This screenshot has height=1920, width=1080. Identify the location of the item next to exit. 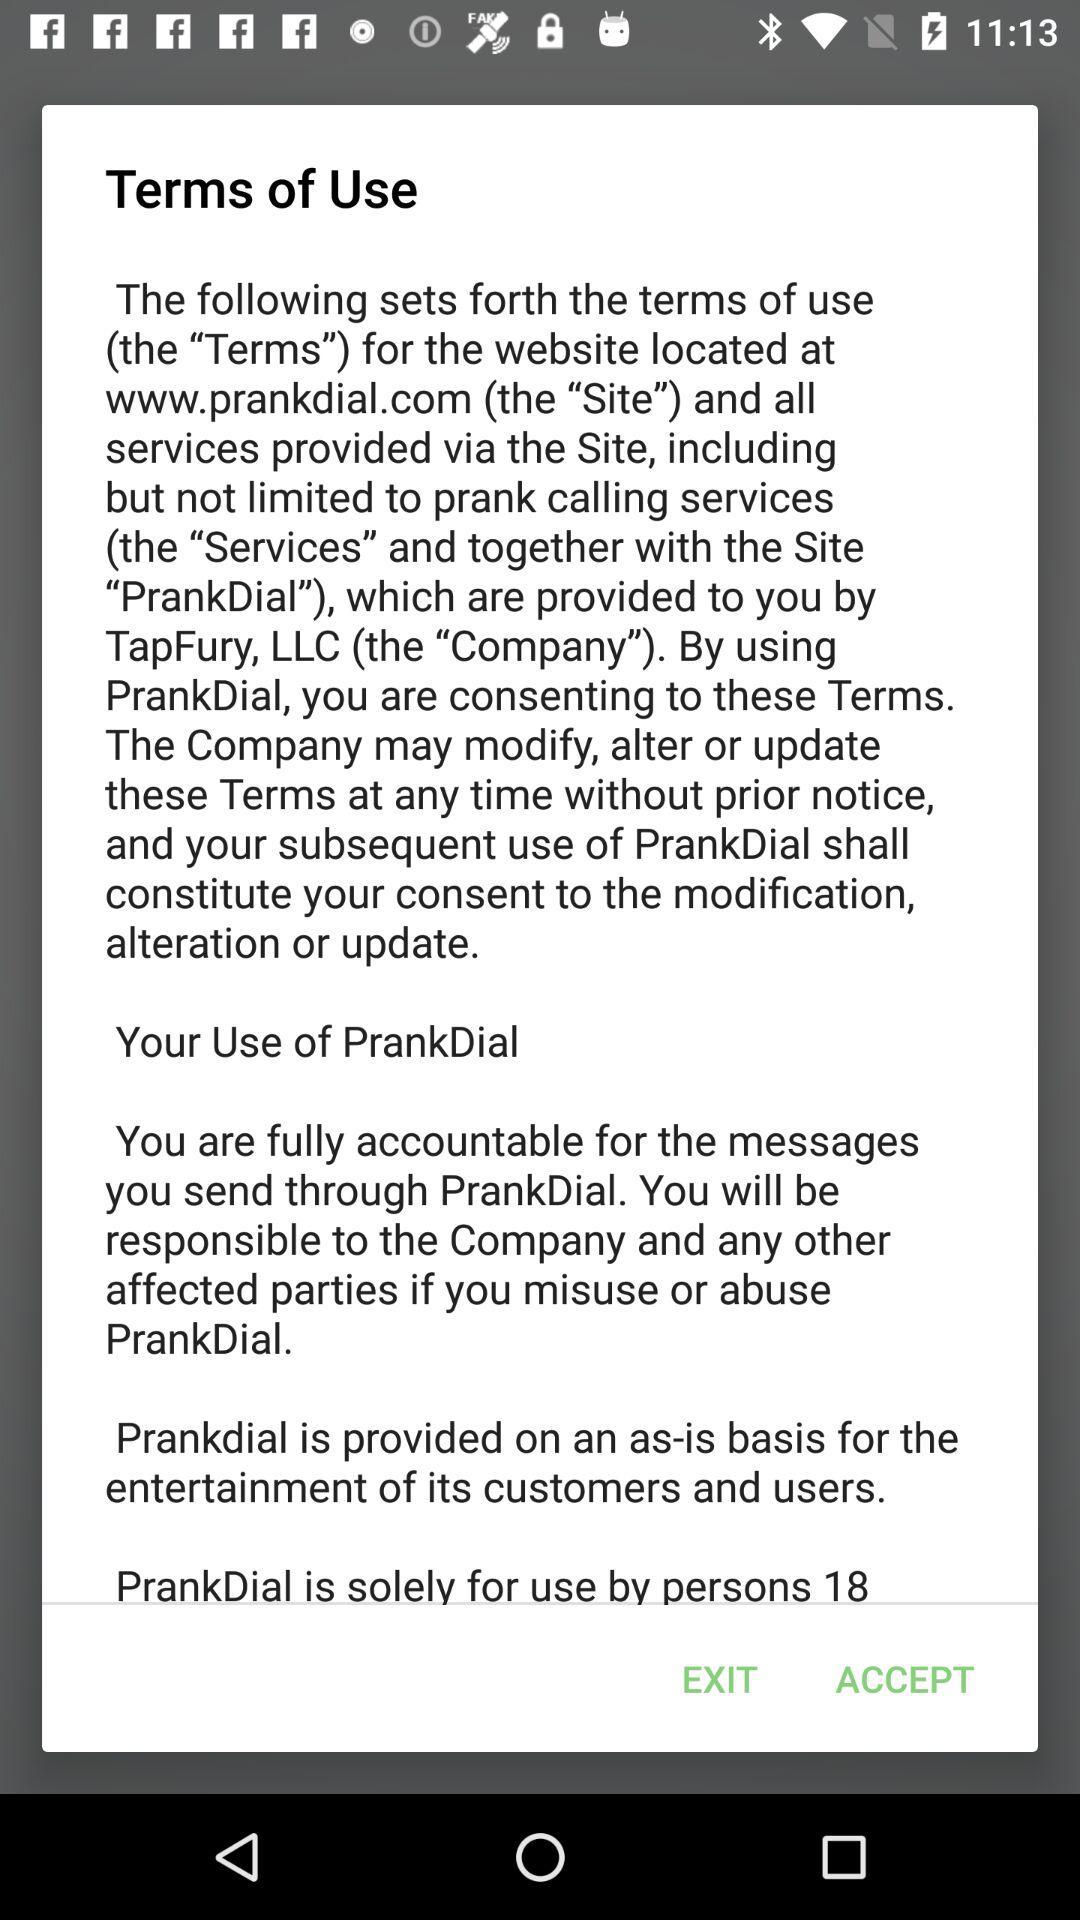
(905, 1678).